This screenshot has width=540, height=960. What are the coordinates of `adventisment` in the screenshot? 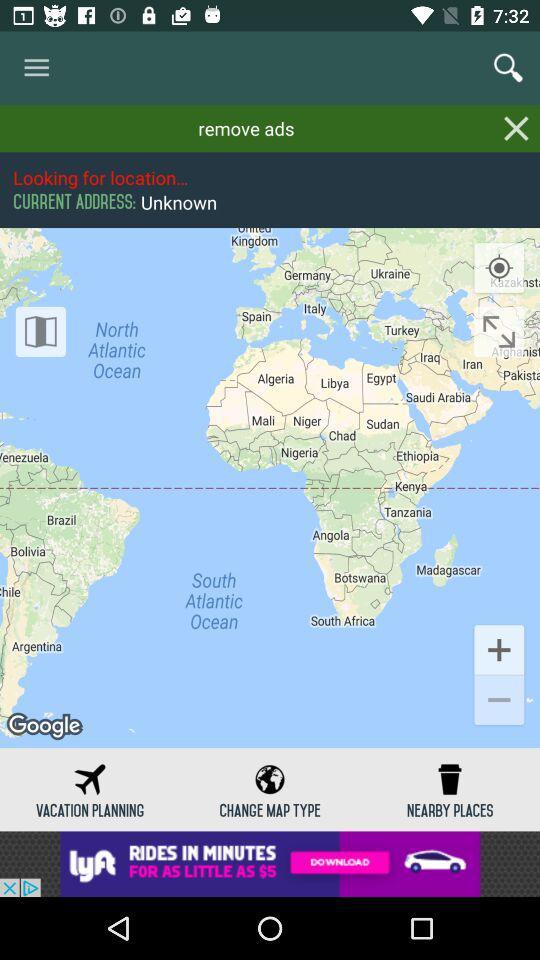 It's located at (270, 863).